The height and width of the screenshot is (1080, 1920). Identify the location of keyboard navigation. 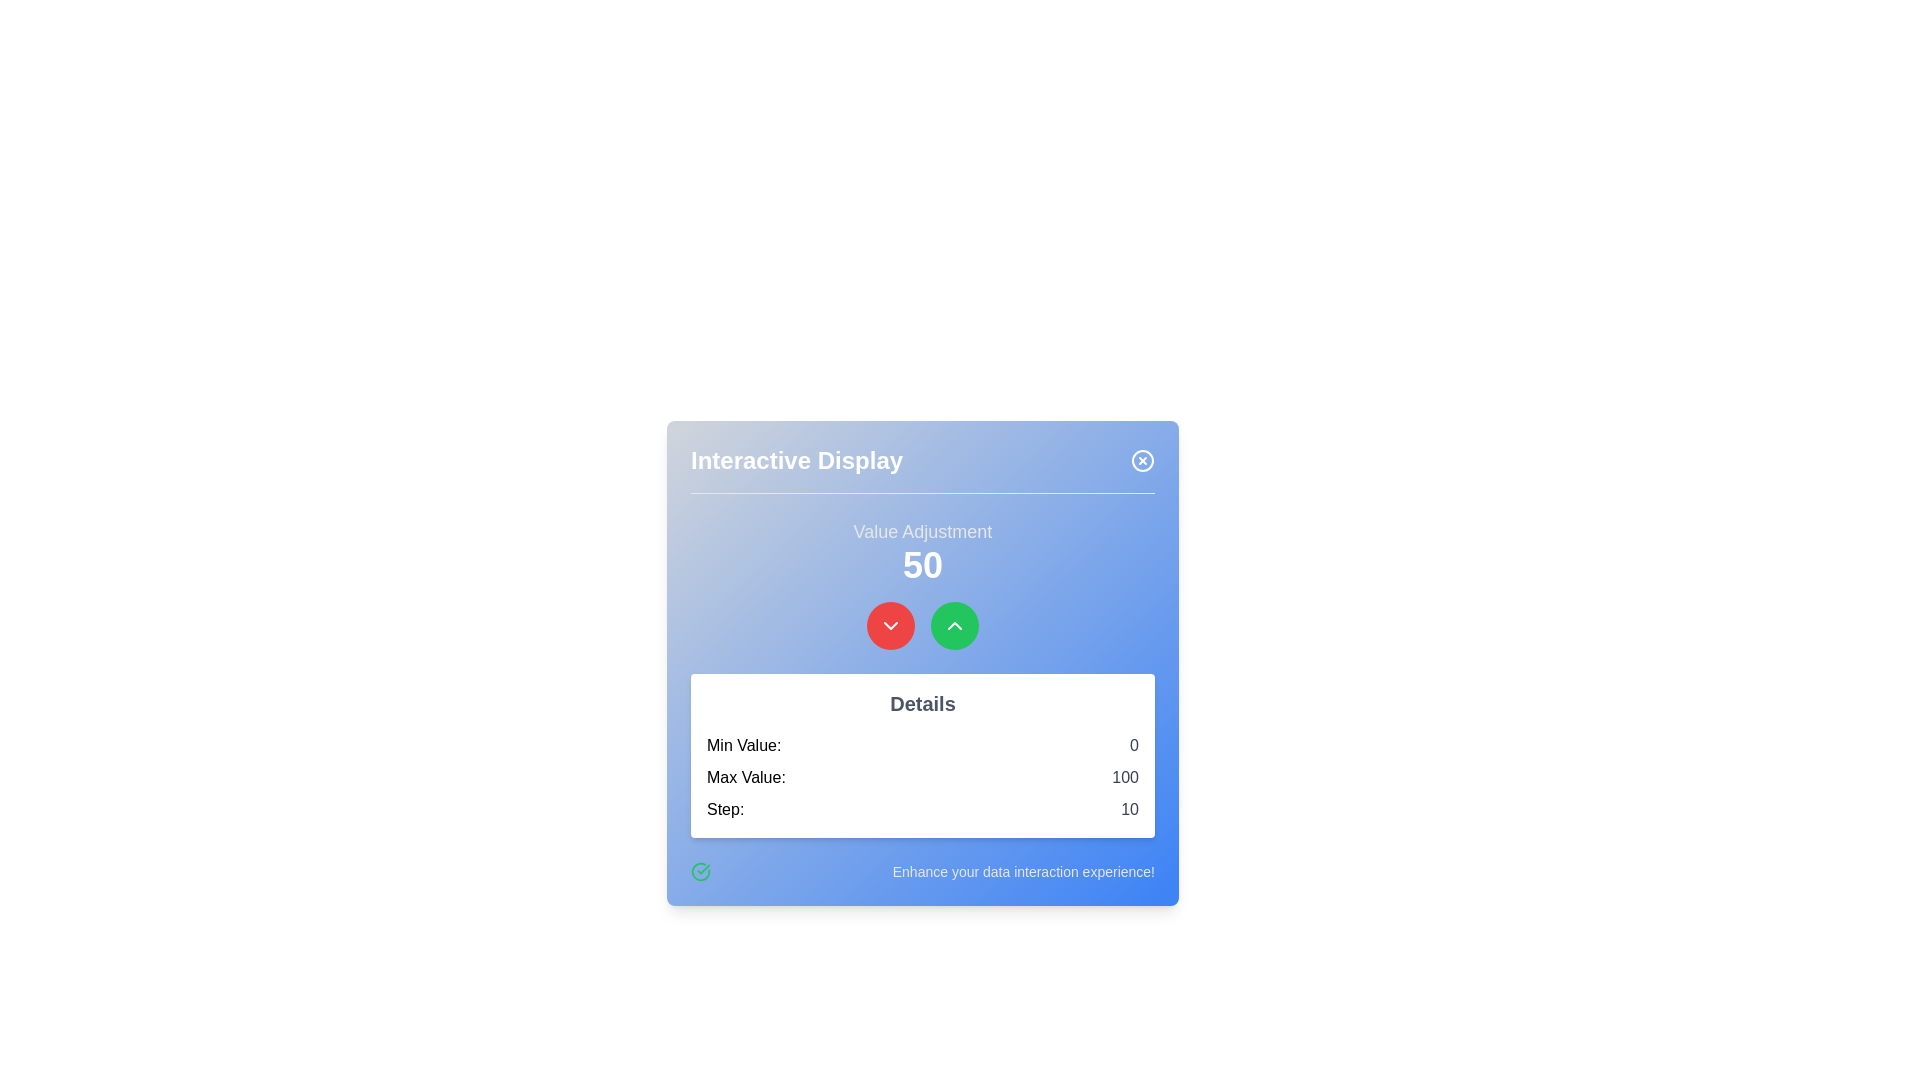
(890, 624).